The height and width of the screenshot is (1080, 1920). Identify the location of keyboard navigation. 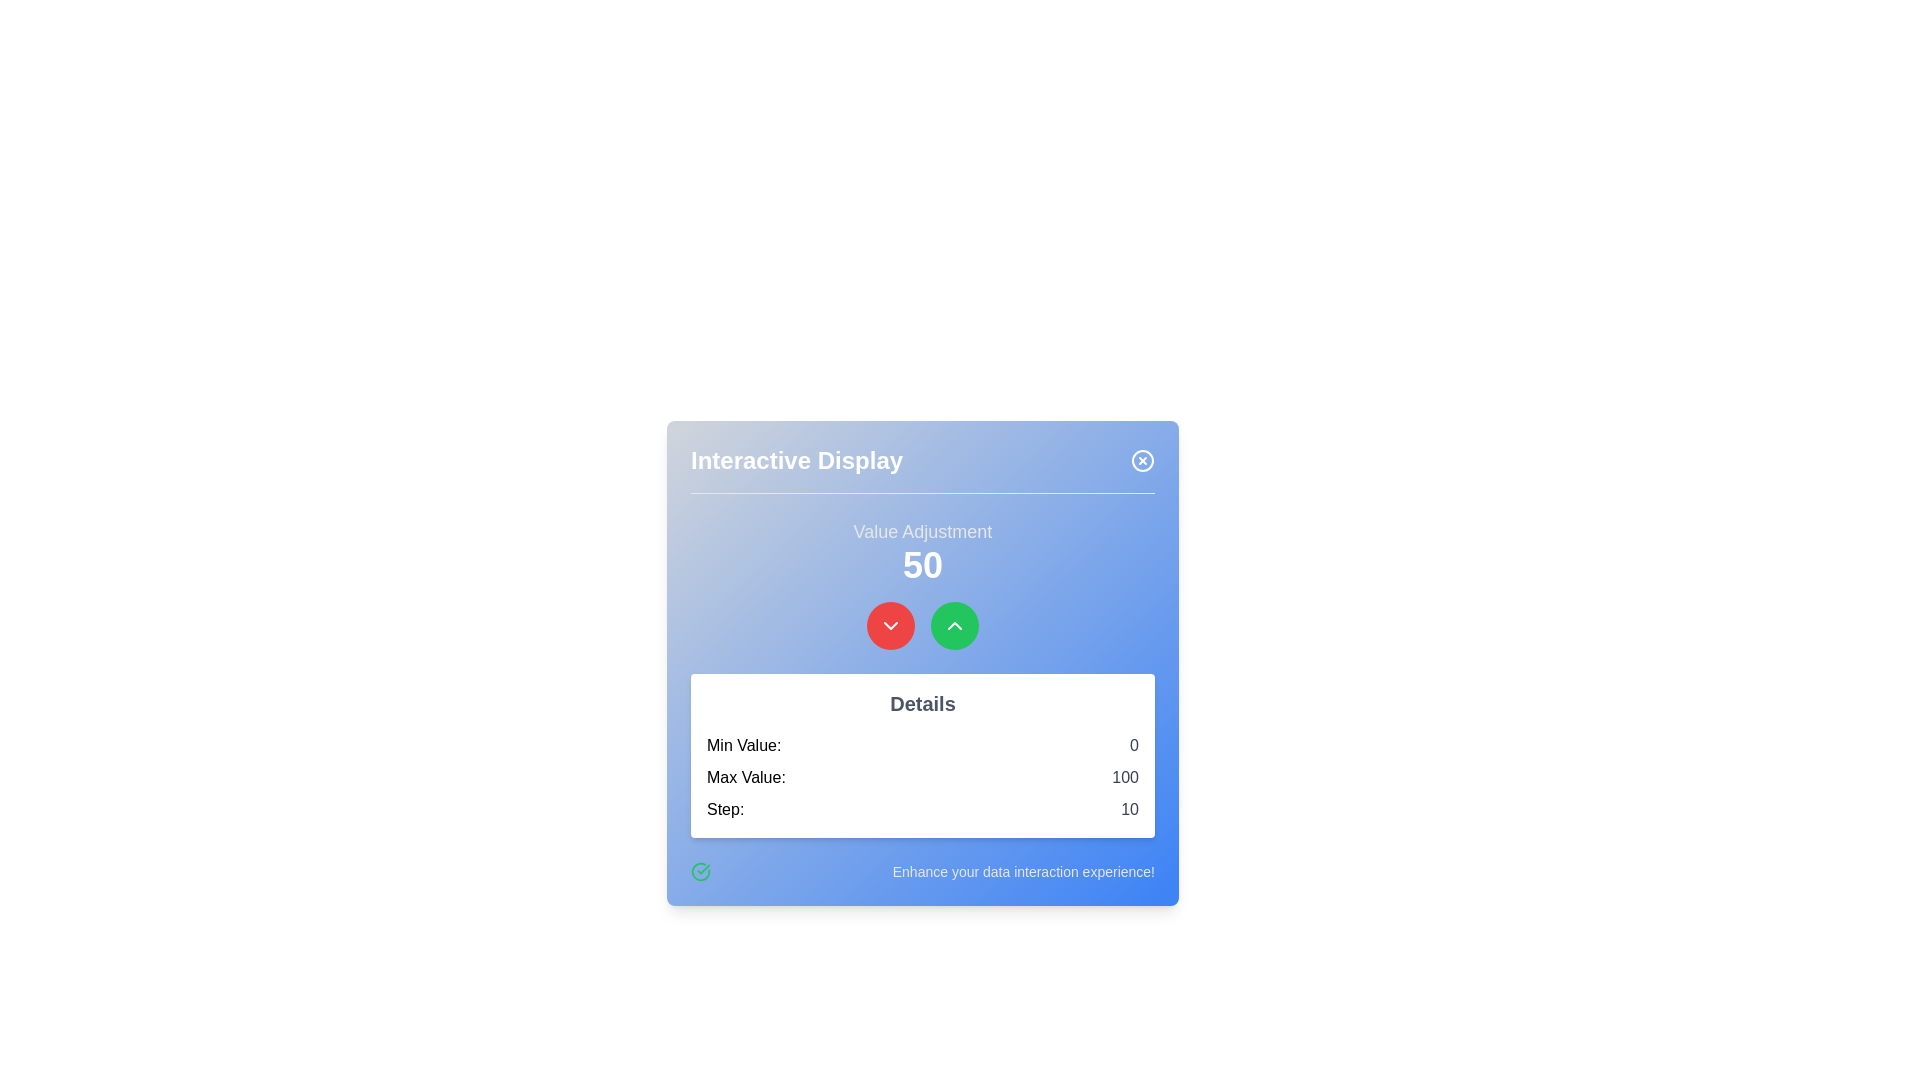
(890, 624).